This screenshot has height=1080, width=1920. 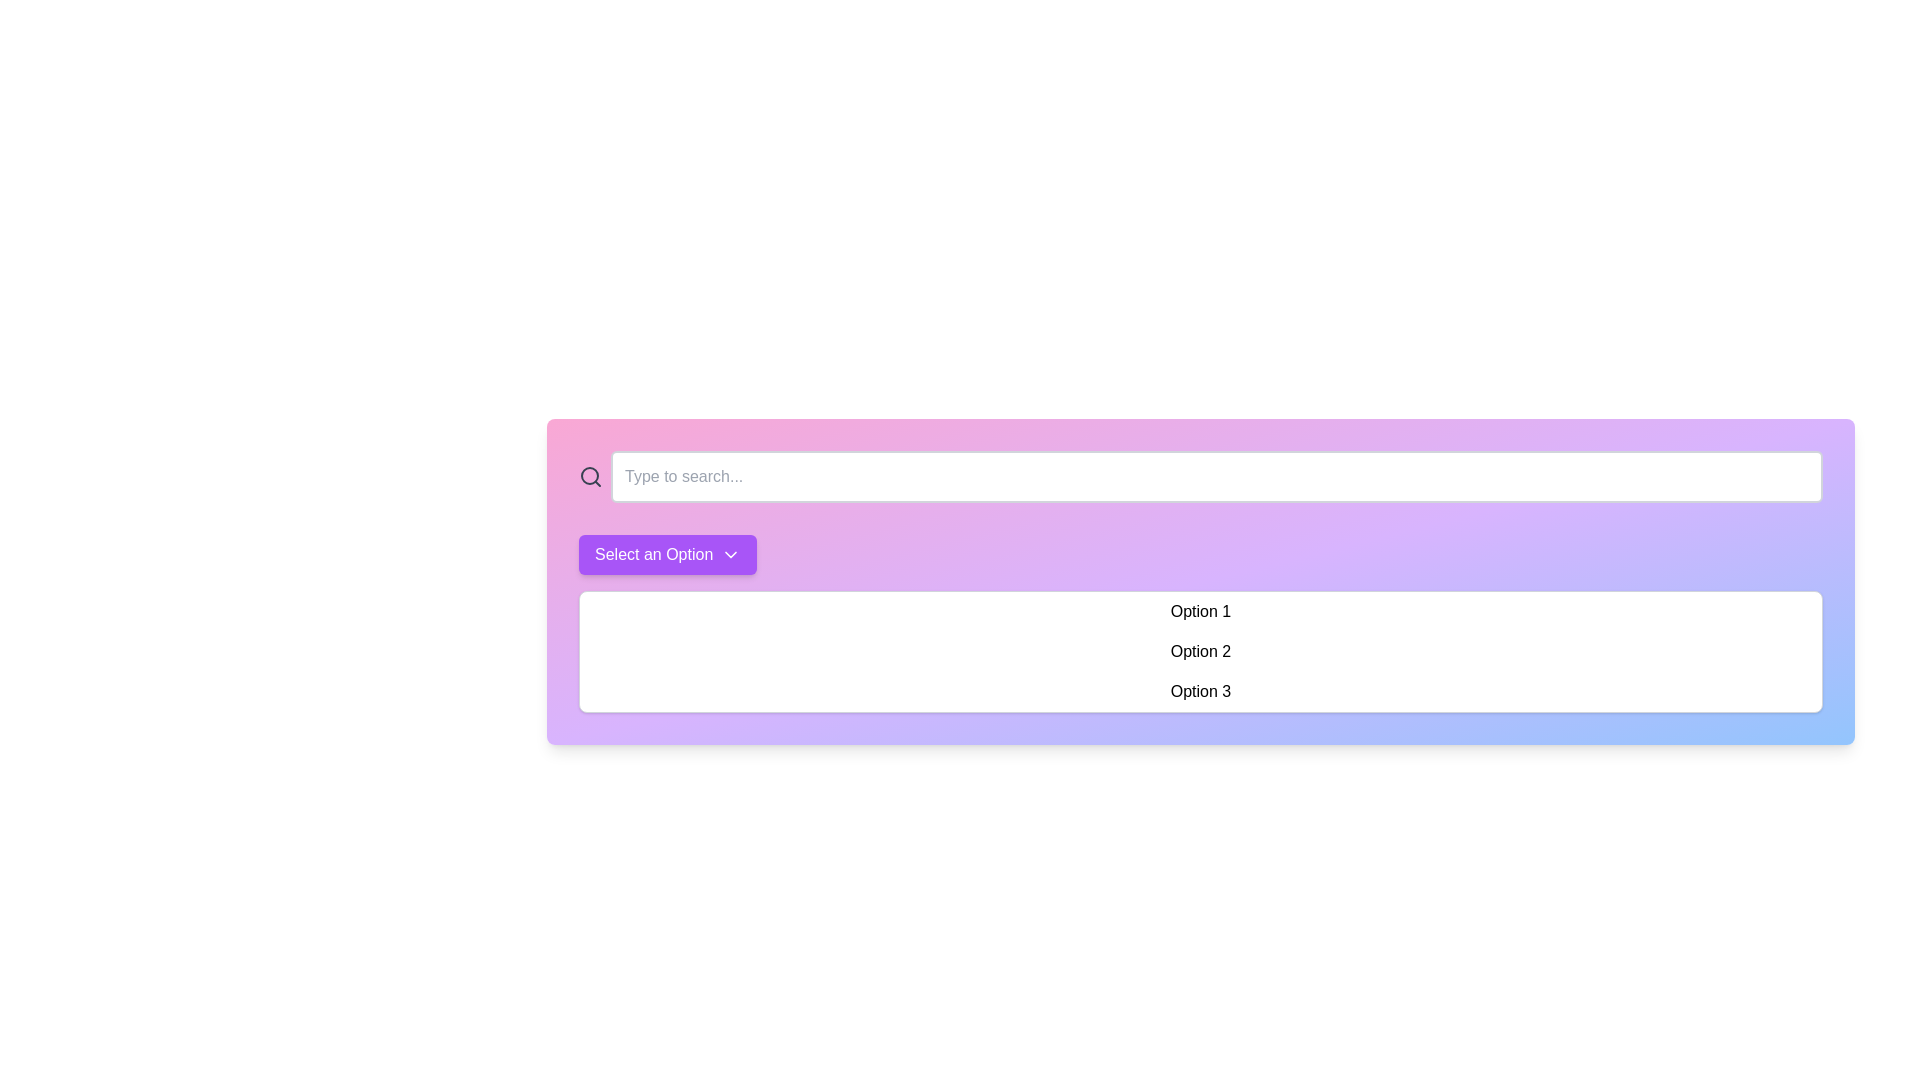 I want to click on the Chevron Down Indicator icon, which is styled with rounded edges and indicates a dropdown list, located to the right of the 'Select an Option' button, so click(x=730, y=555).